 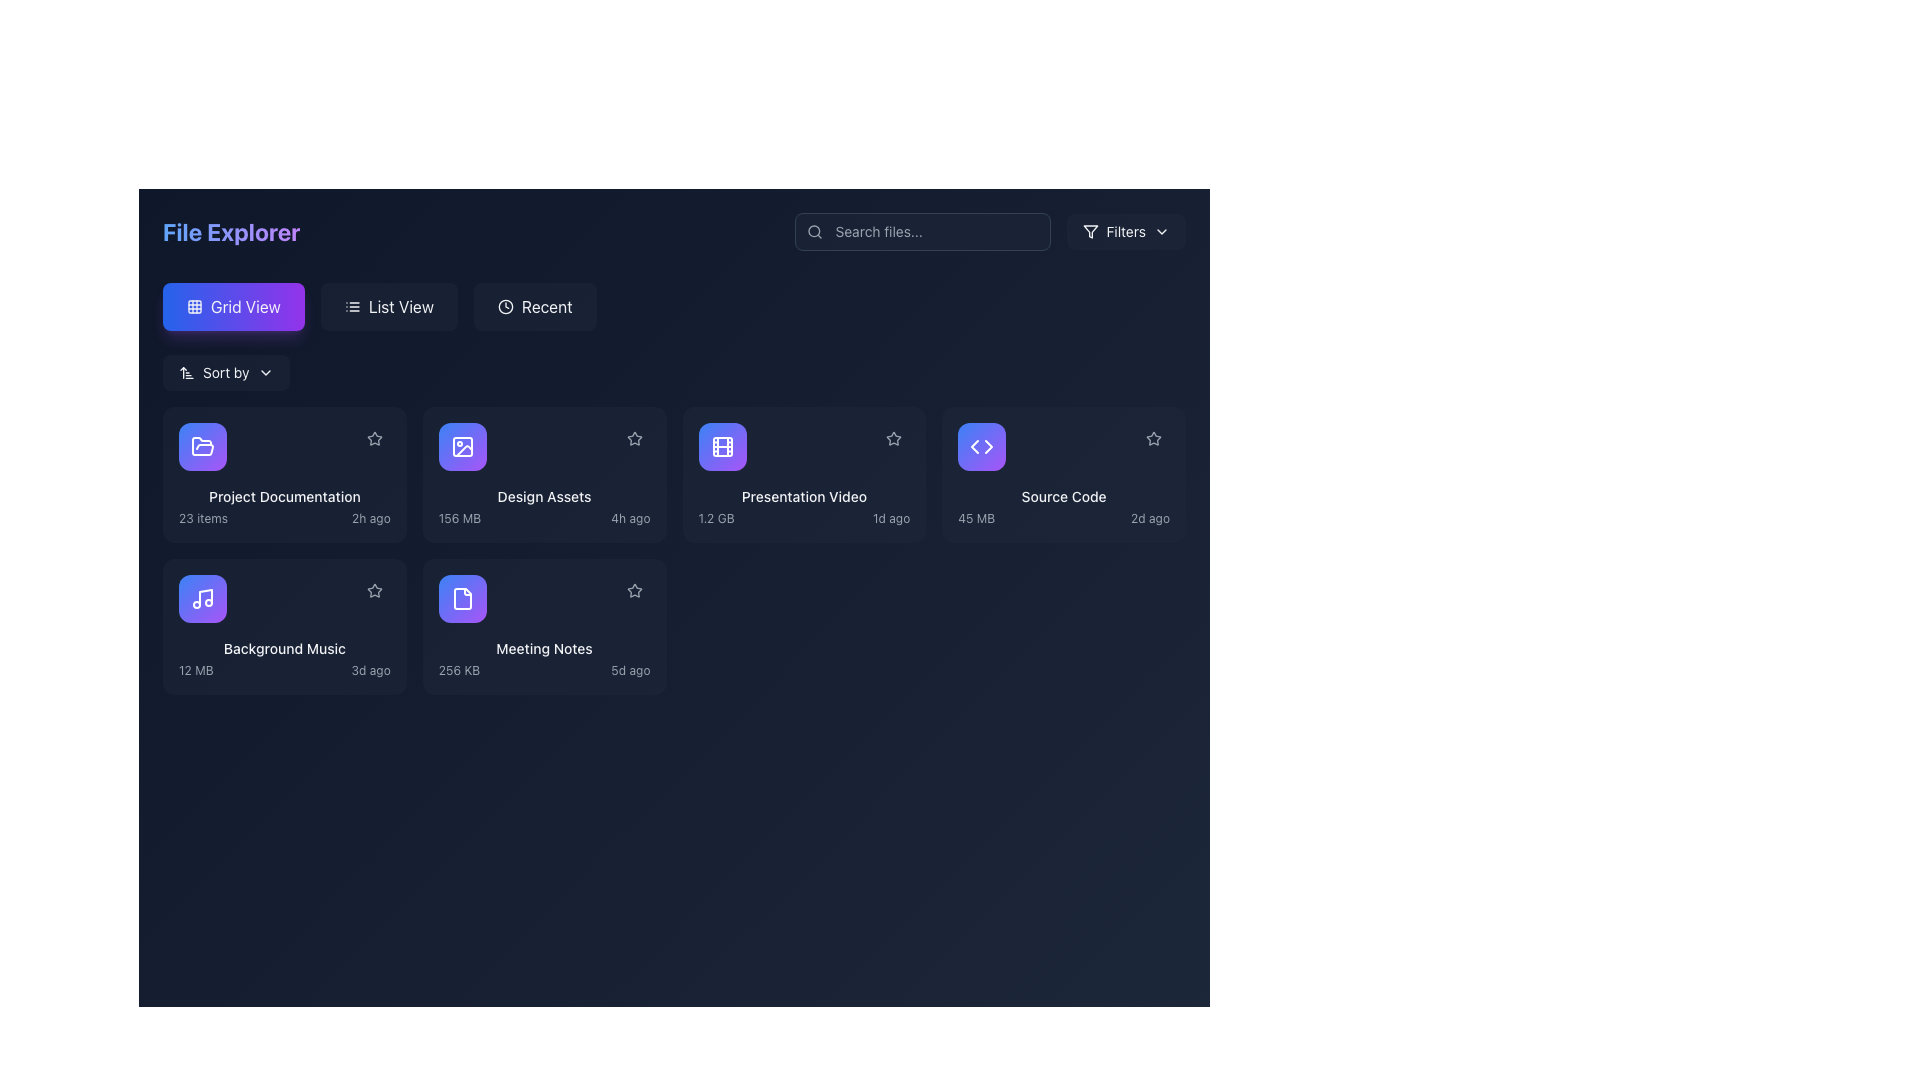 I want to click on the vertical part of the musical note icon, which is integrated into the 'Background Music' card located in the second grid row, first column, so click(x=206, y=596).